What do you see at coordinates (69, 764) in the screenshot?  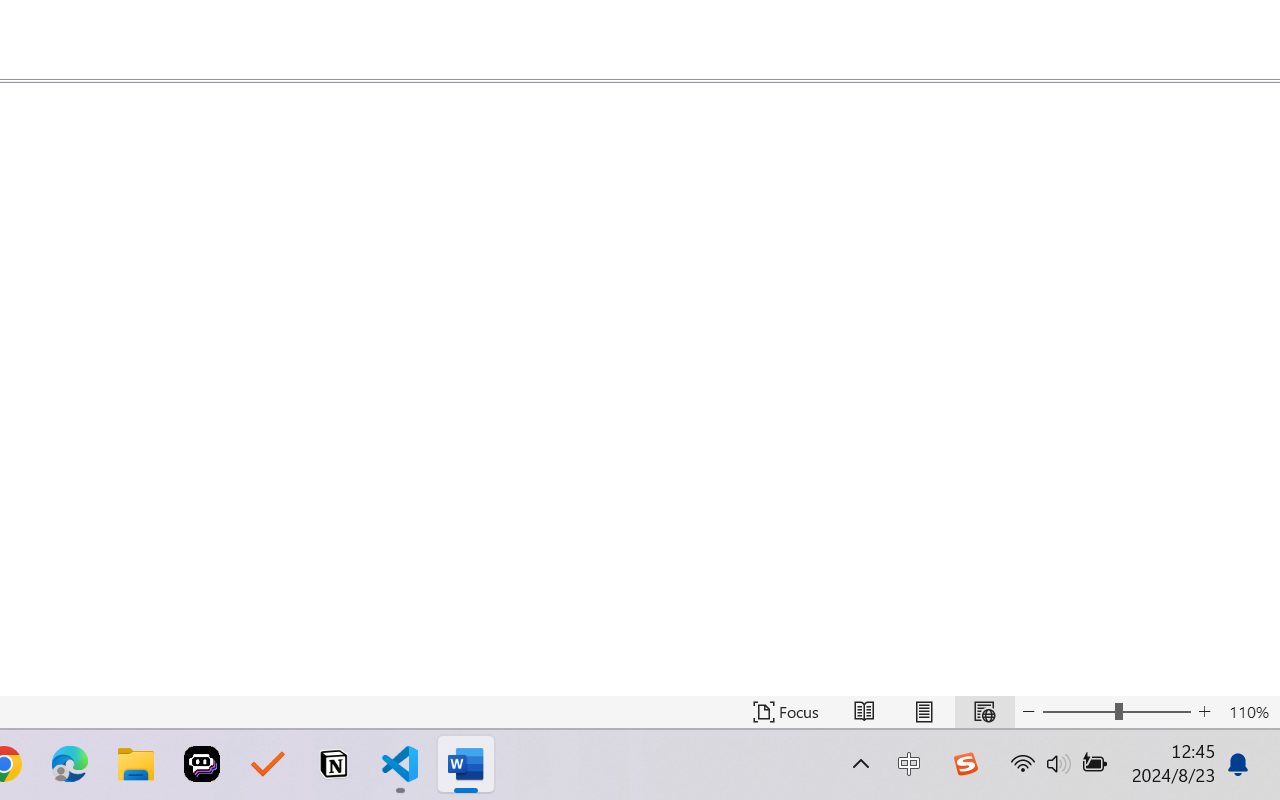 I see `'Microsoft Edge'` at bounding box center [69, 764].